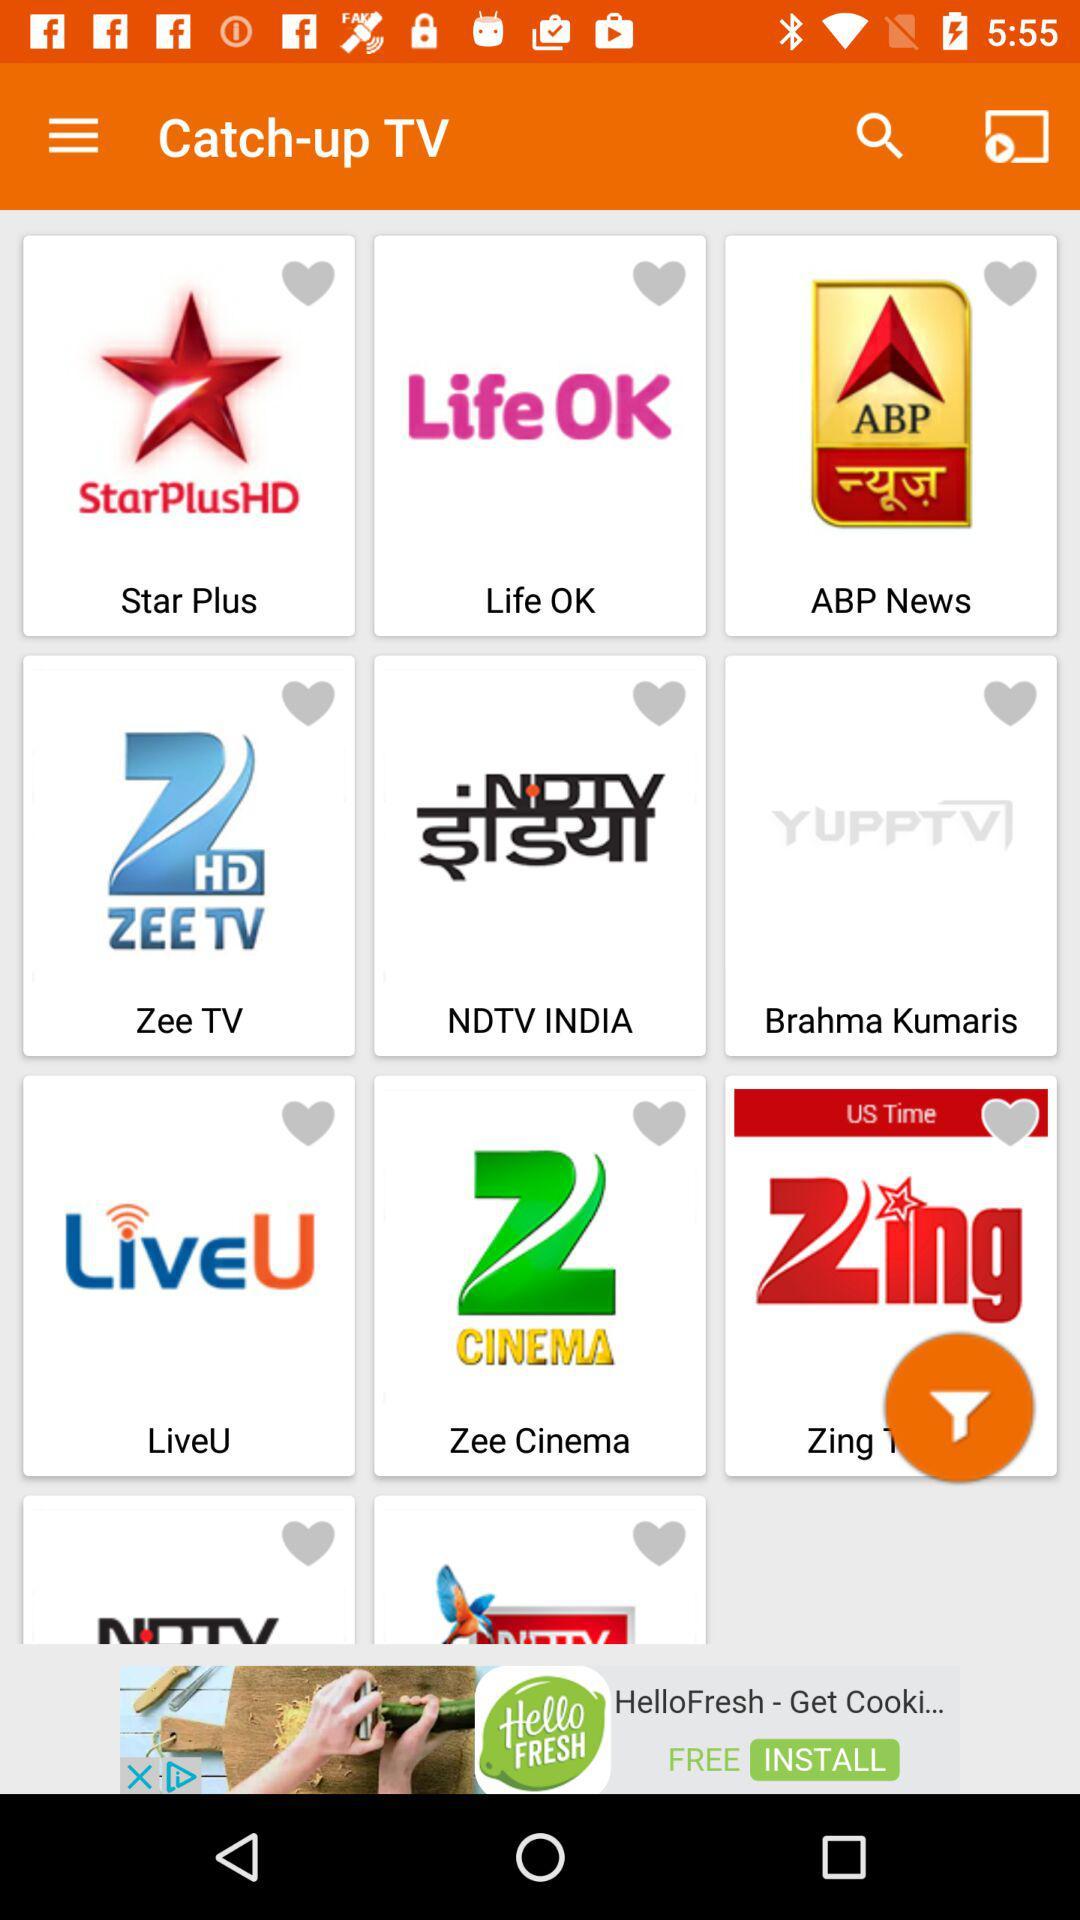  Describe the element at coordinates (308, 1540) in the screenshot. I see `slick to like option` at that location.